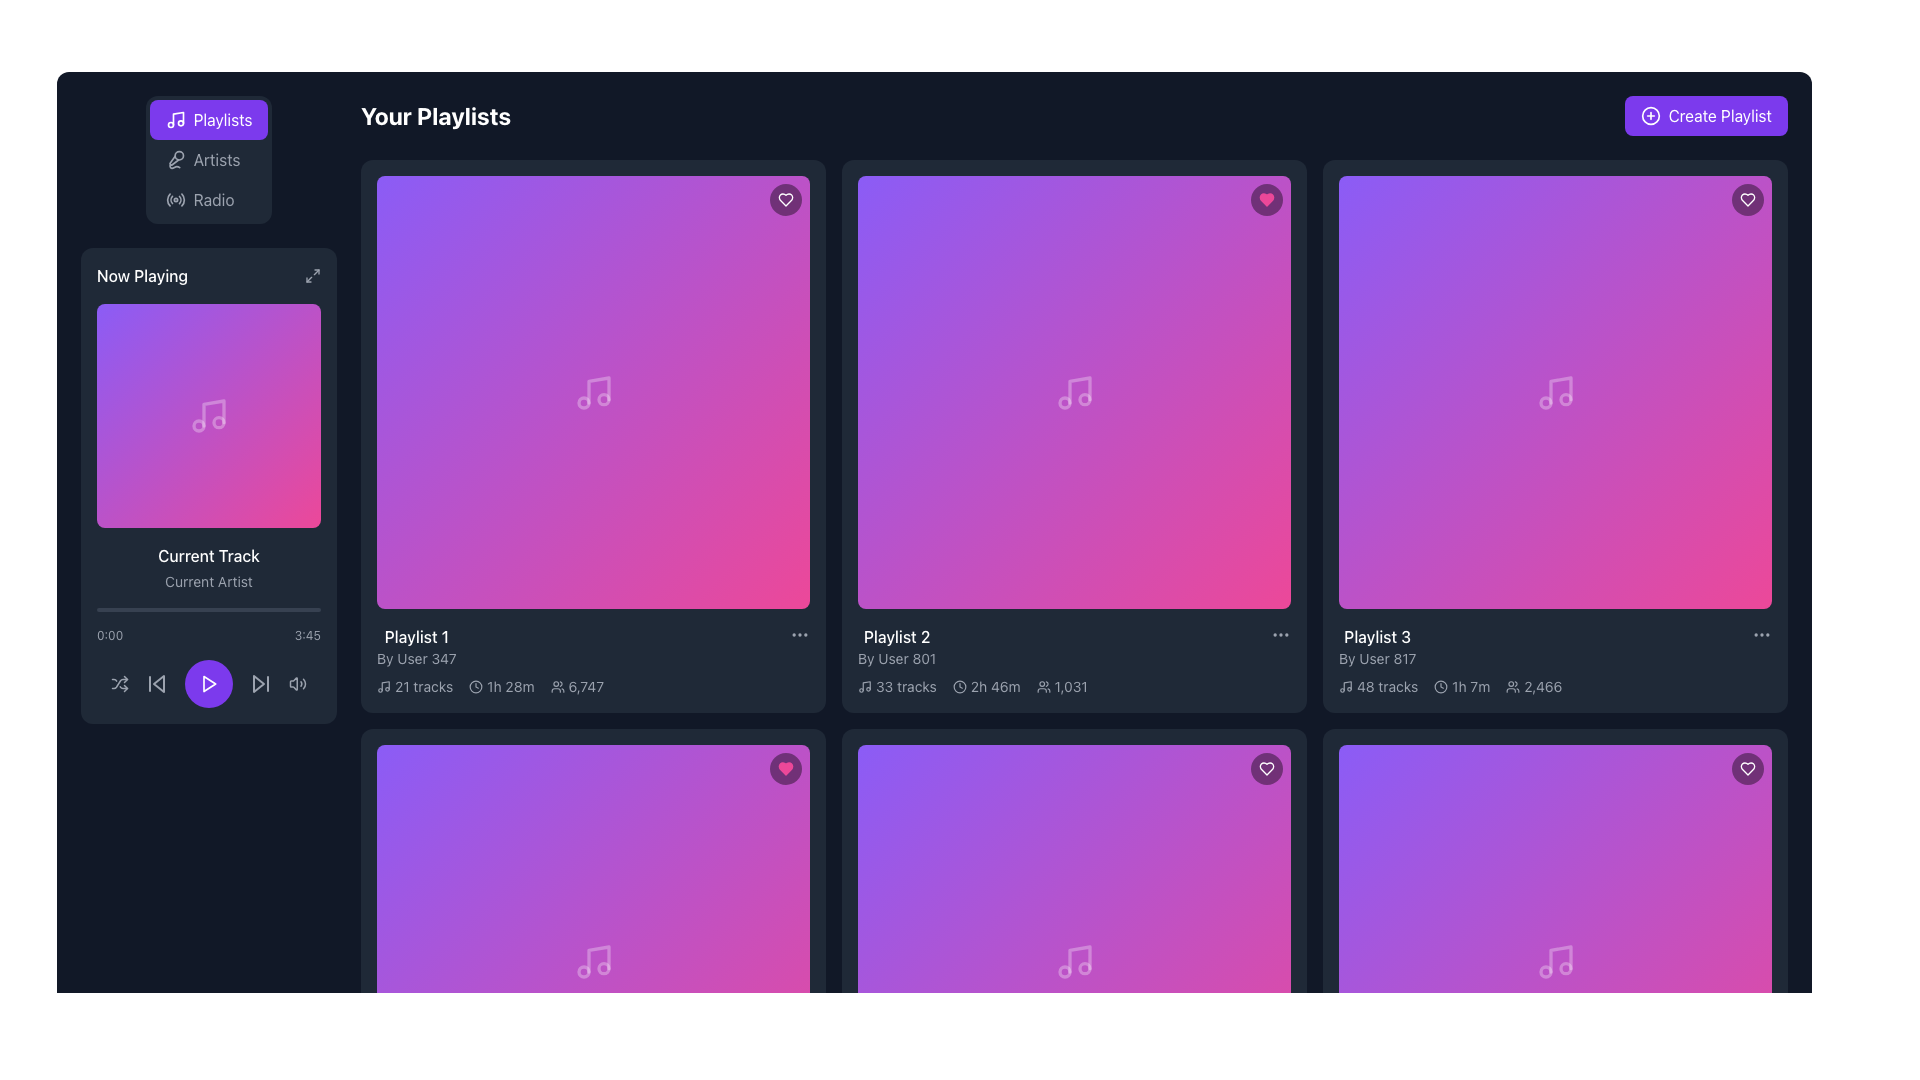 This screenshot has height=1080, width=1920. Describe the element at coordinates (1746, 200) in the screenshot. I see `the heart icon in the top-right corner of the playlist card for 'Playlist 3' to mark the playlist as liked` at that location.